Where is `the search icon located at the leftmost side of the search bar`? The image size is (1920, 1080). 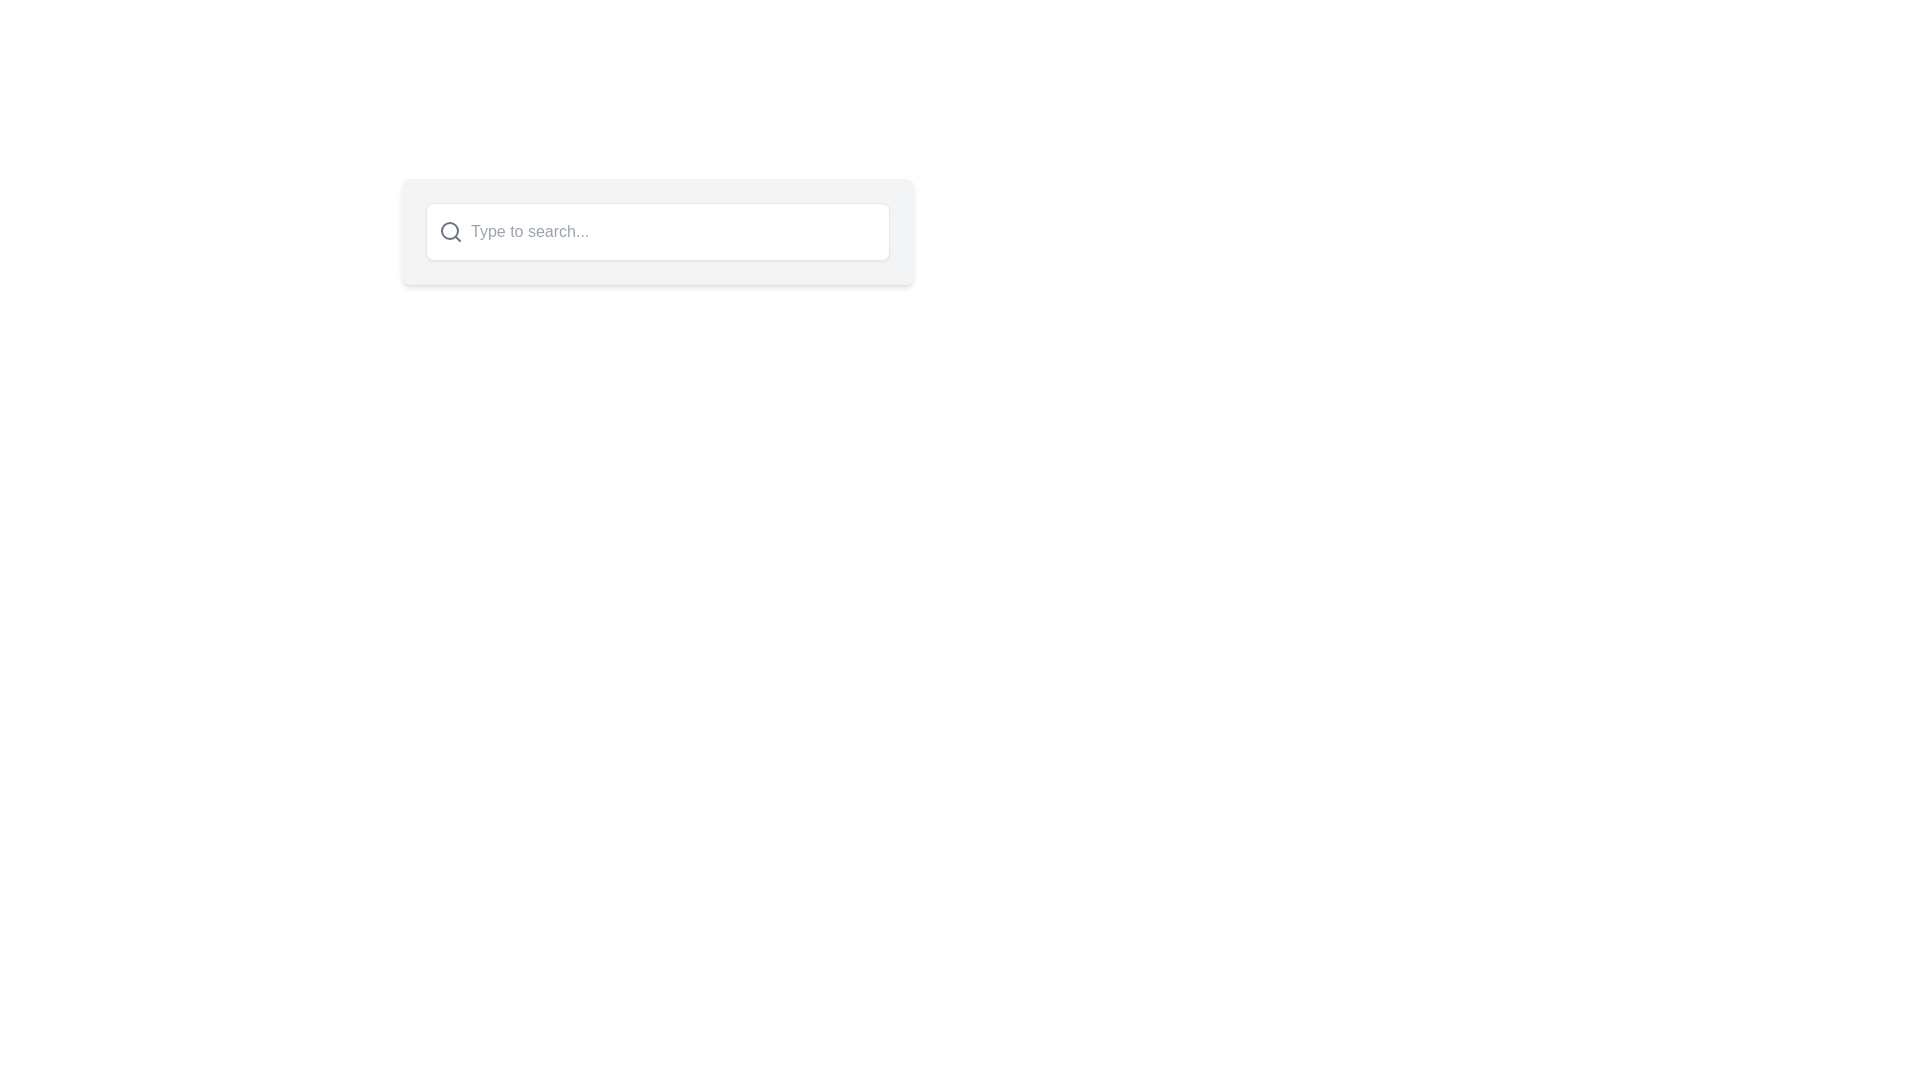 the search icon located at the leftmost side of the search bar is located at coordinates (450, 230).